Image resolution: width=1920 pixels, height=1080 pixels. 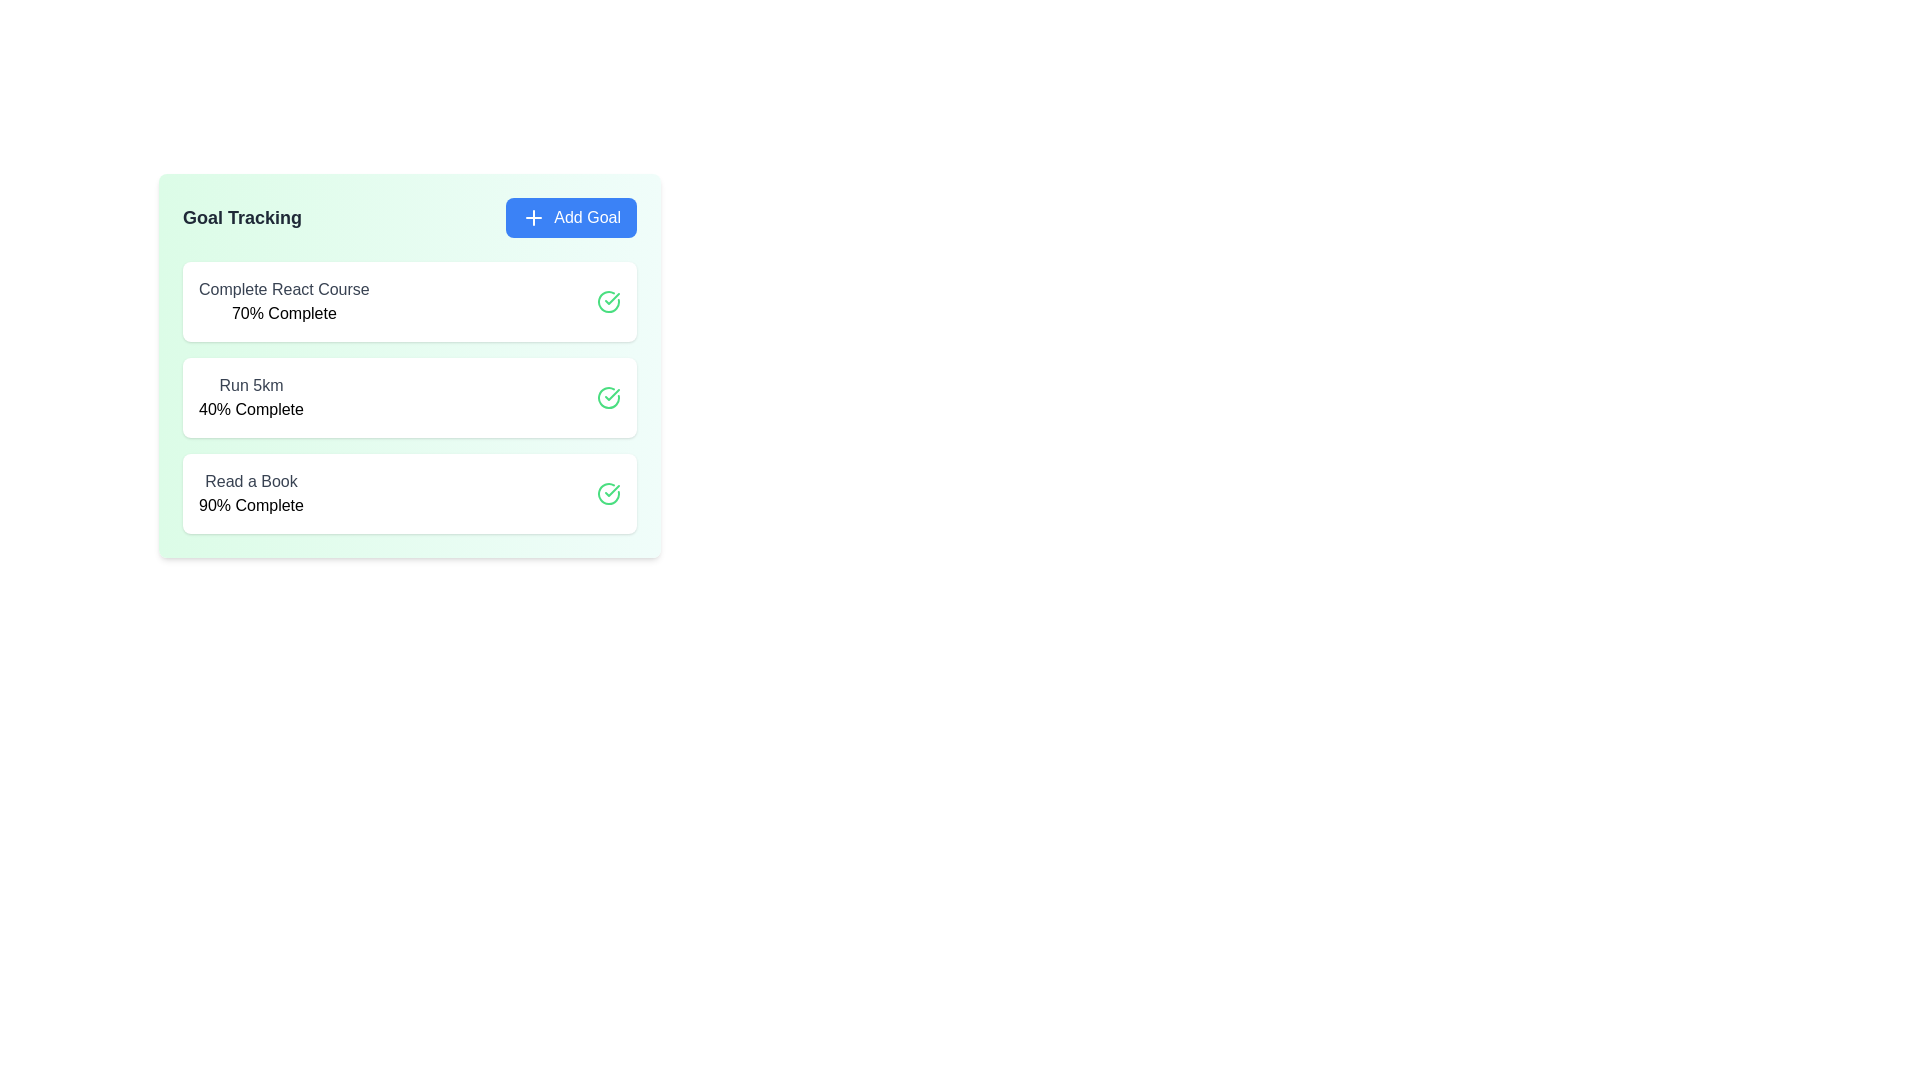 I want to click on the completion icon indicating the successful task 'Run 5km', located to the right of the 'Run 5km' text and below the 'Complete React Course' section, so click(x=608, y=397).